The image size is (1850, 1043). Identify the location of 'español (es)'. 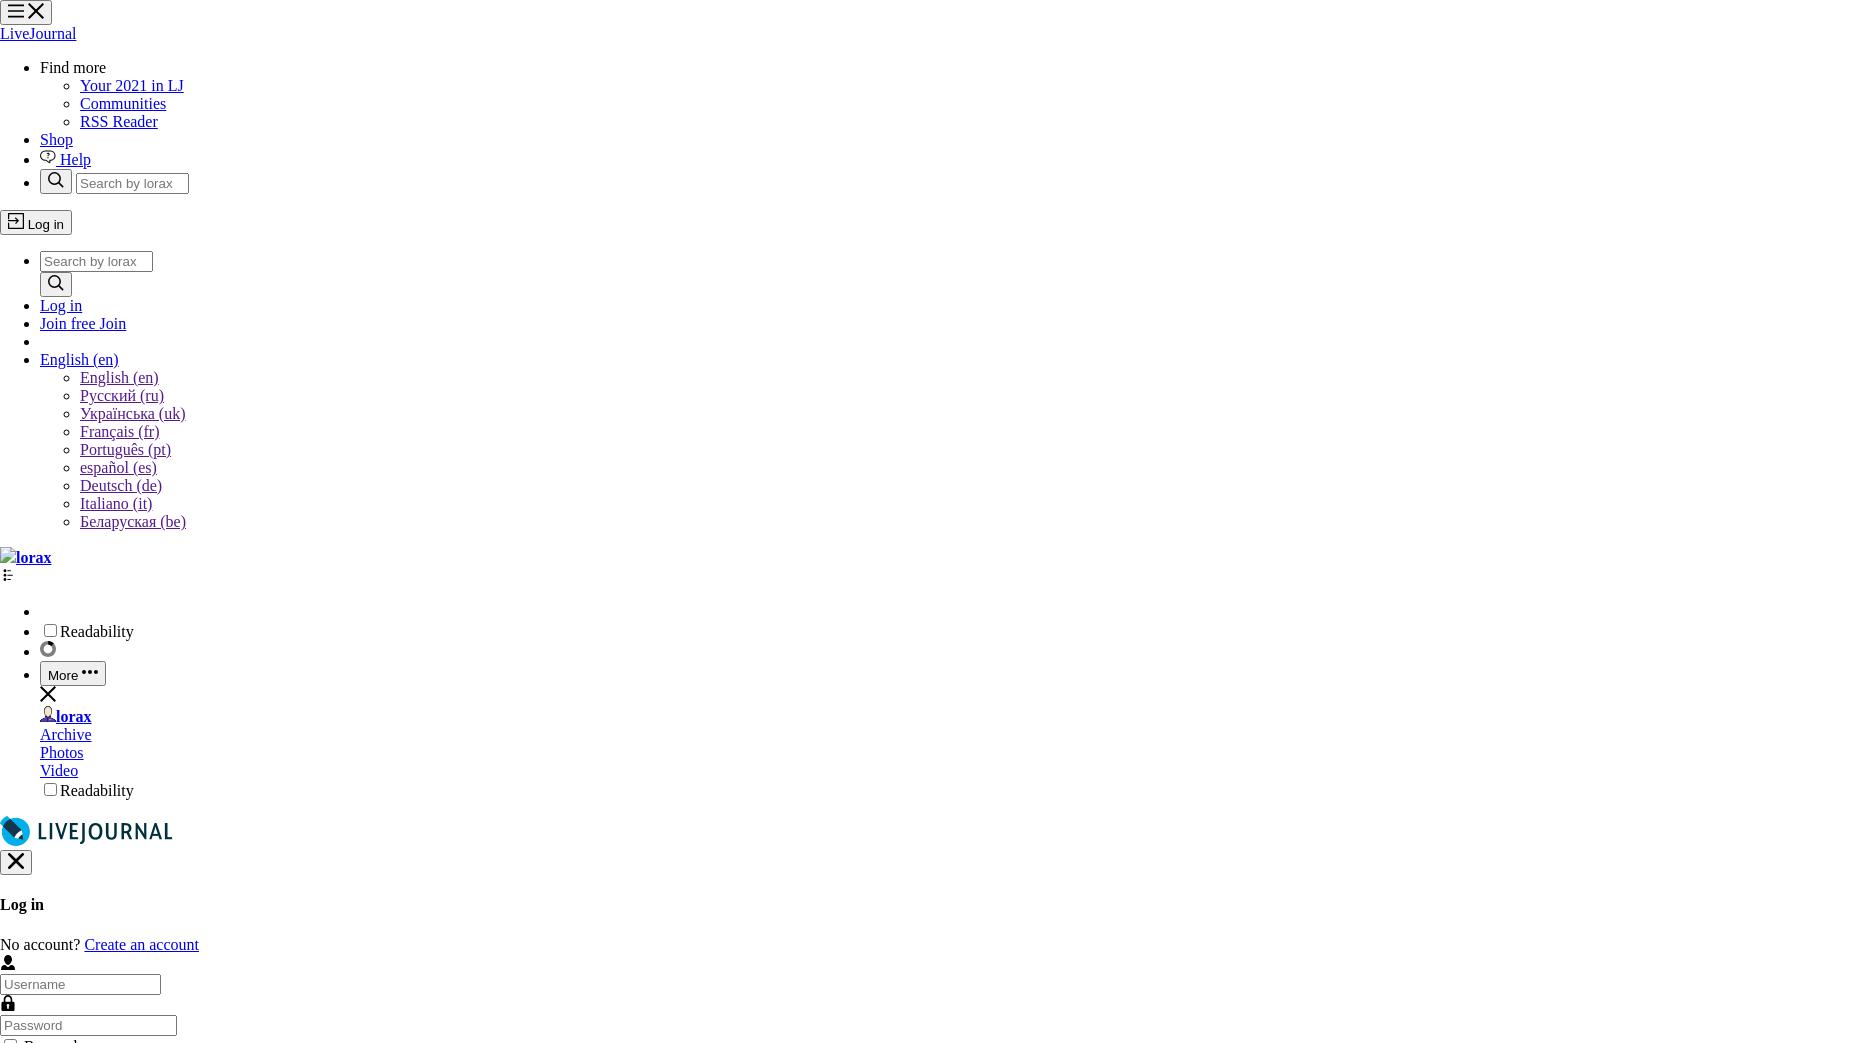
(117, 466).